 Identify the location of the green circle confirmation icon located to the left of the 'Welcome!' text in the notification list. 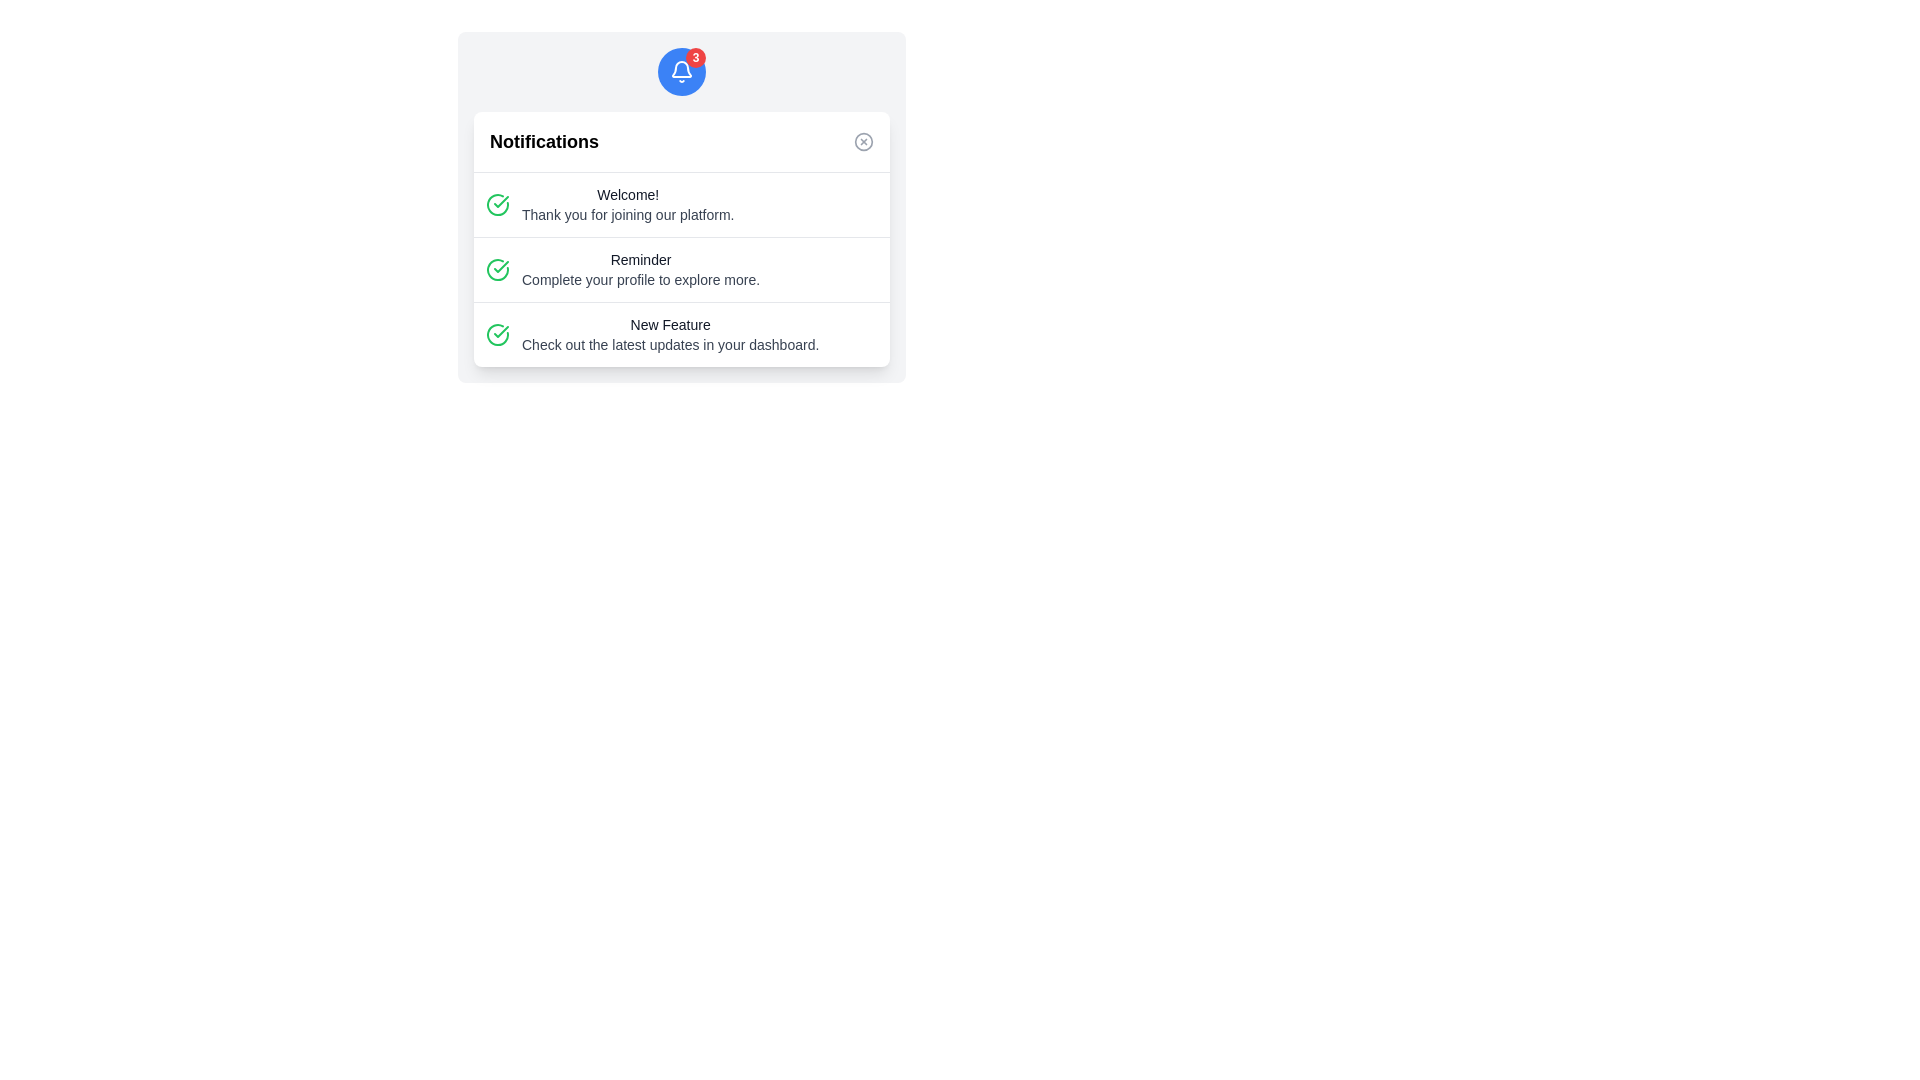
(498, 204).